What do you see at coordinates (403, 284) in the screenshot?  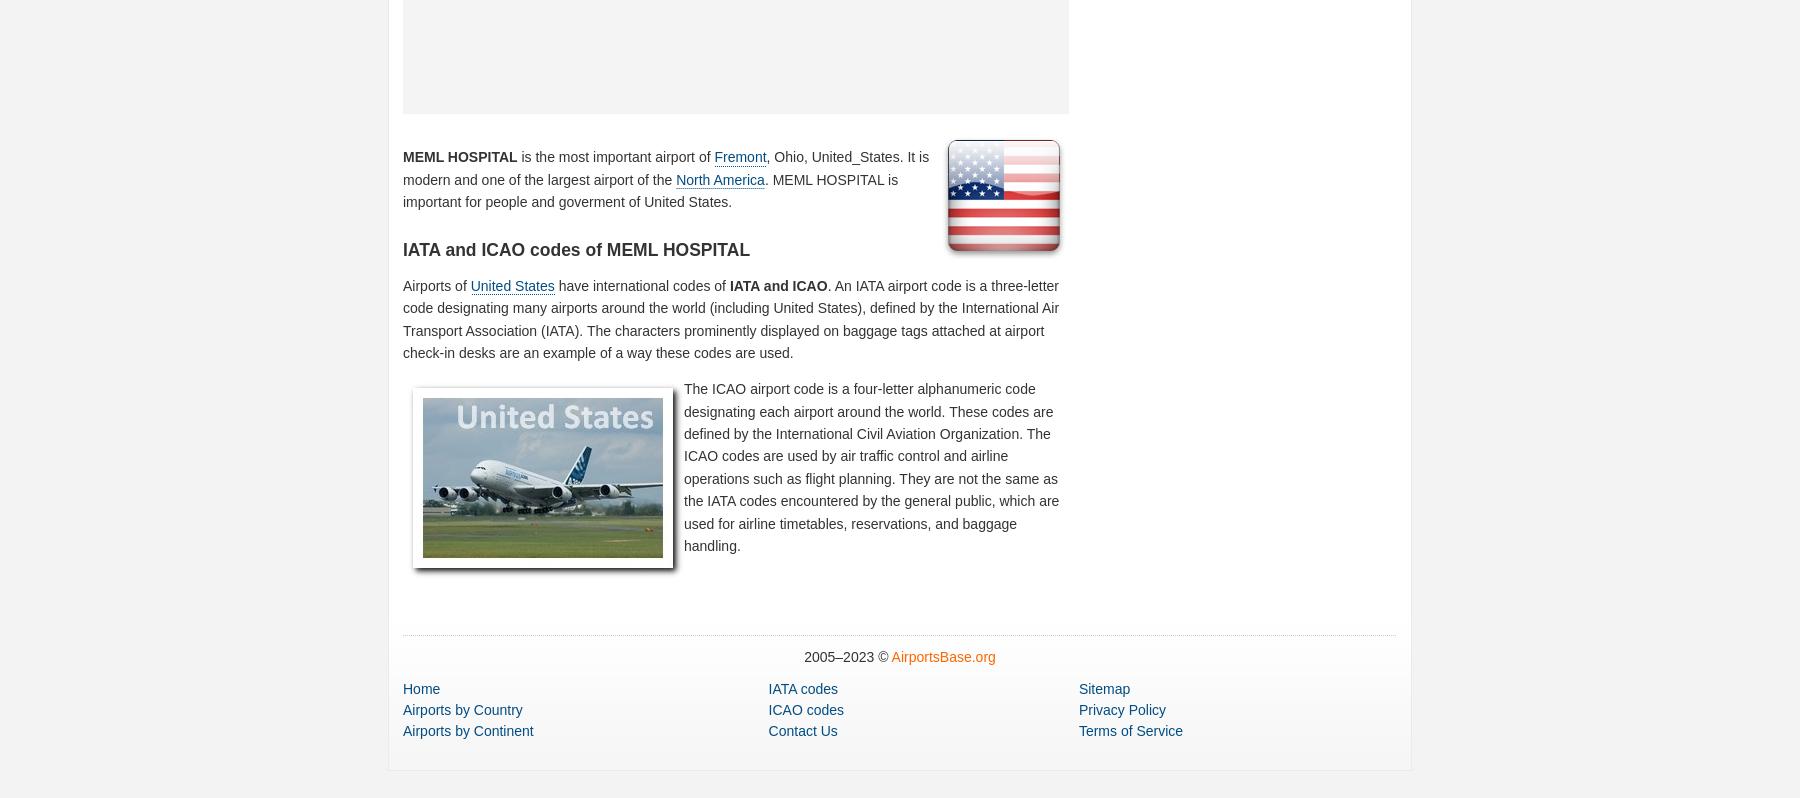 I see `'Airports of'` at bounding box center [403, 284].